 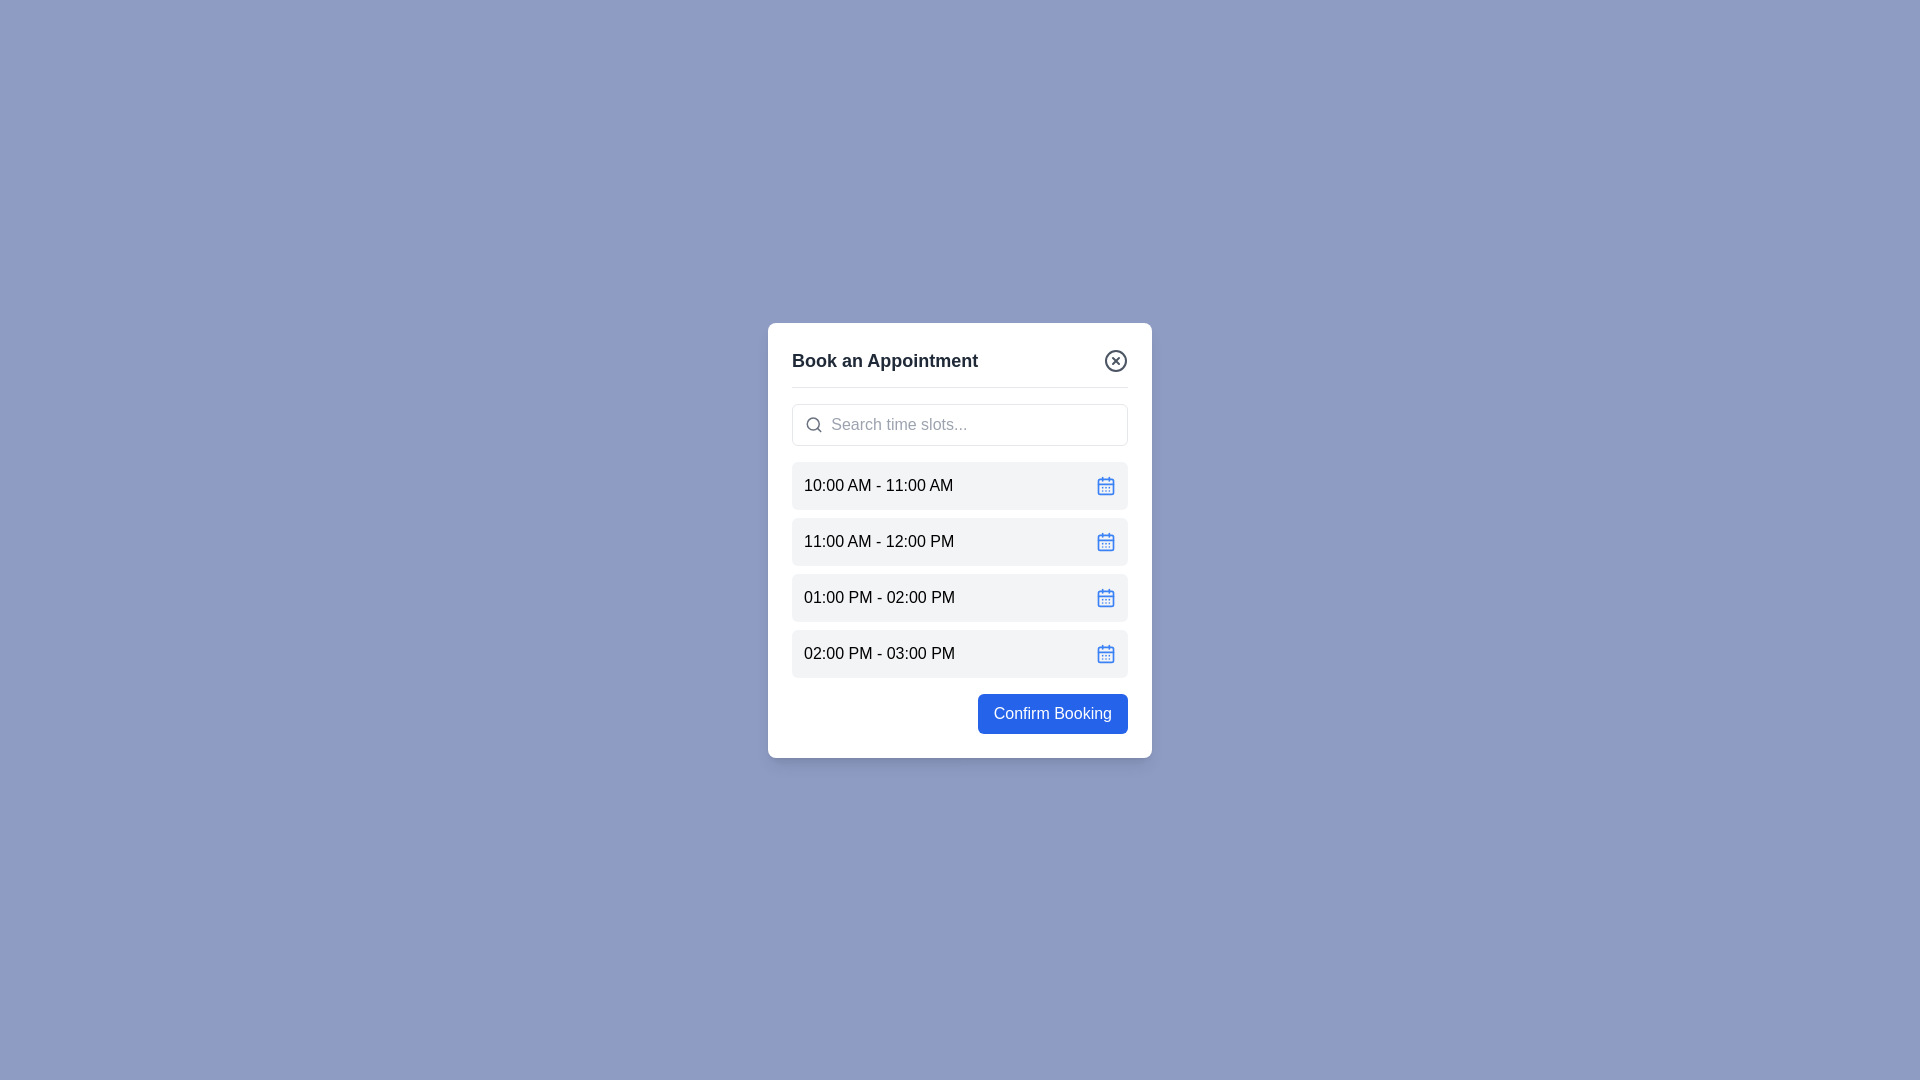 I want to click on the 'Close' icon in the top-right corner of the dialog, so click(x=1115, y=360).